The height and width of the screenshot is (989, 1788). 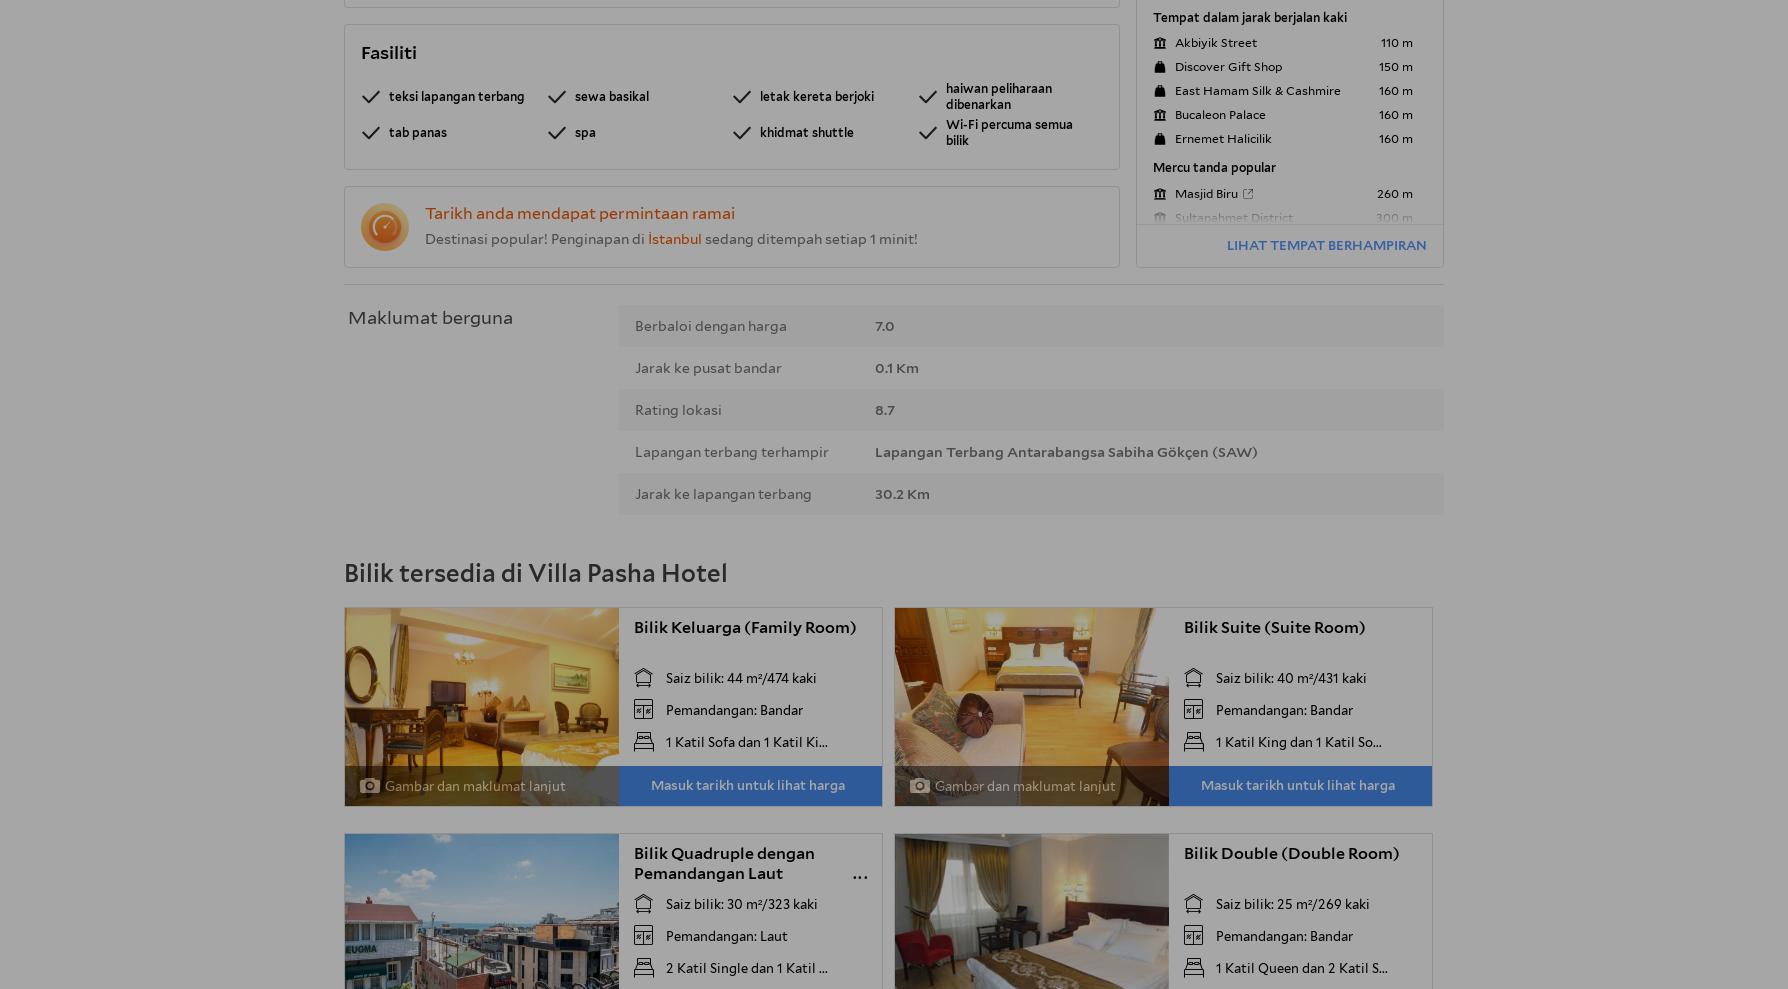 I want to click on '110 m', so click(x=1396, y=41).